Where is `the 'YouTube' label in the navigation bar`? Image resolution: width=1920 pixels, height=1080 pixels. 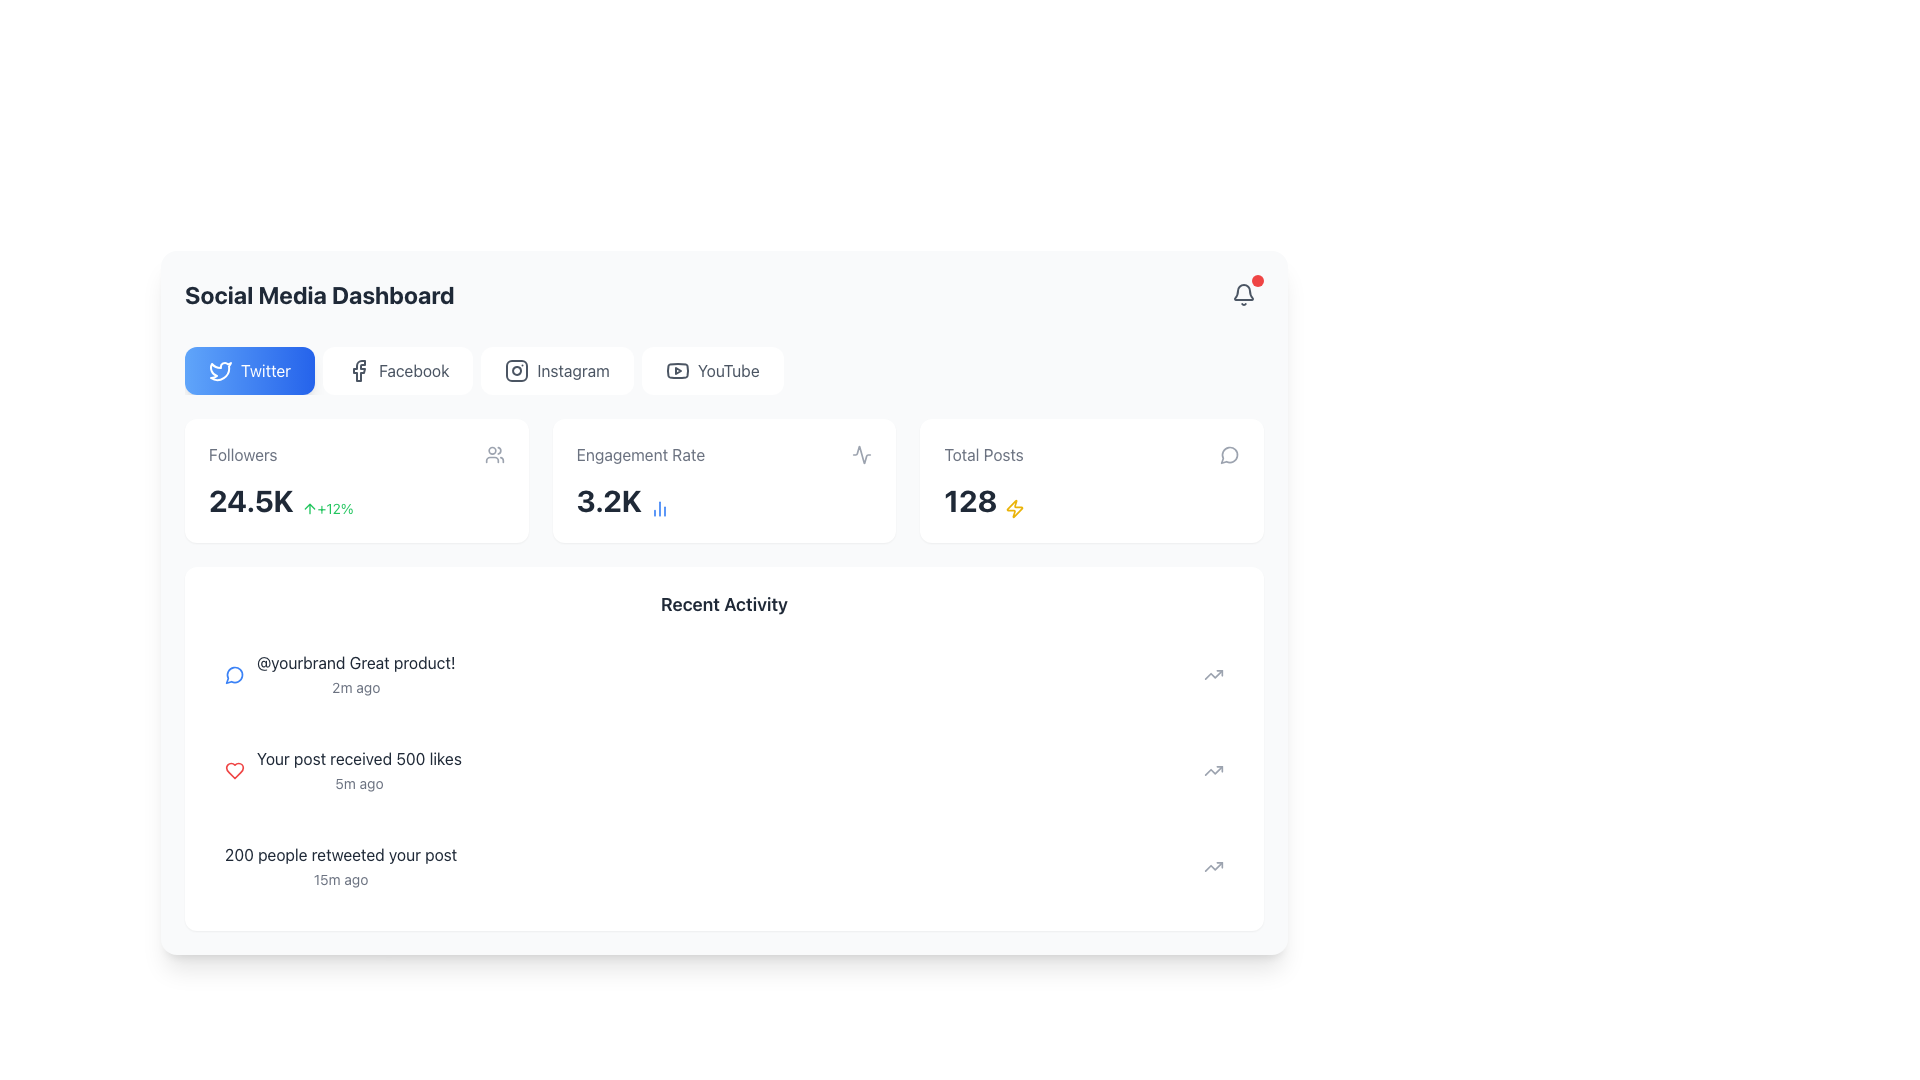
the 'YouTube' label in the navigation bar is located at coordinates (727, 370).